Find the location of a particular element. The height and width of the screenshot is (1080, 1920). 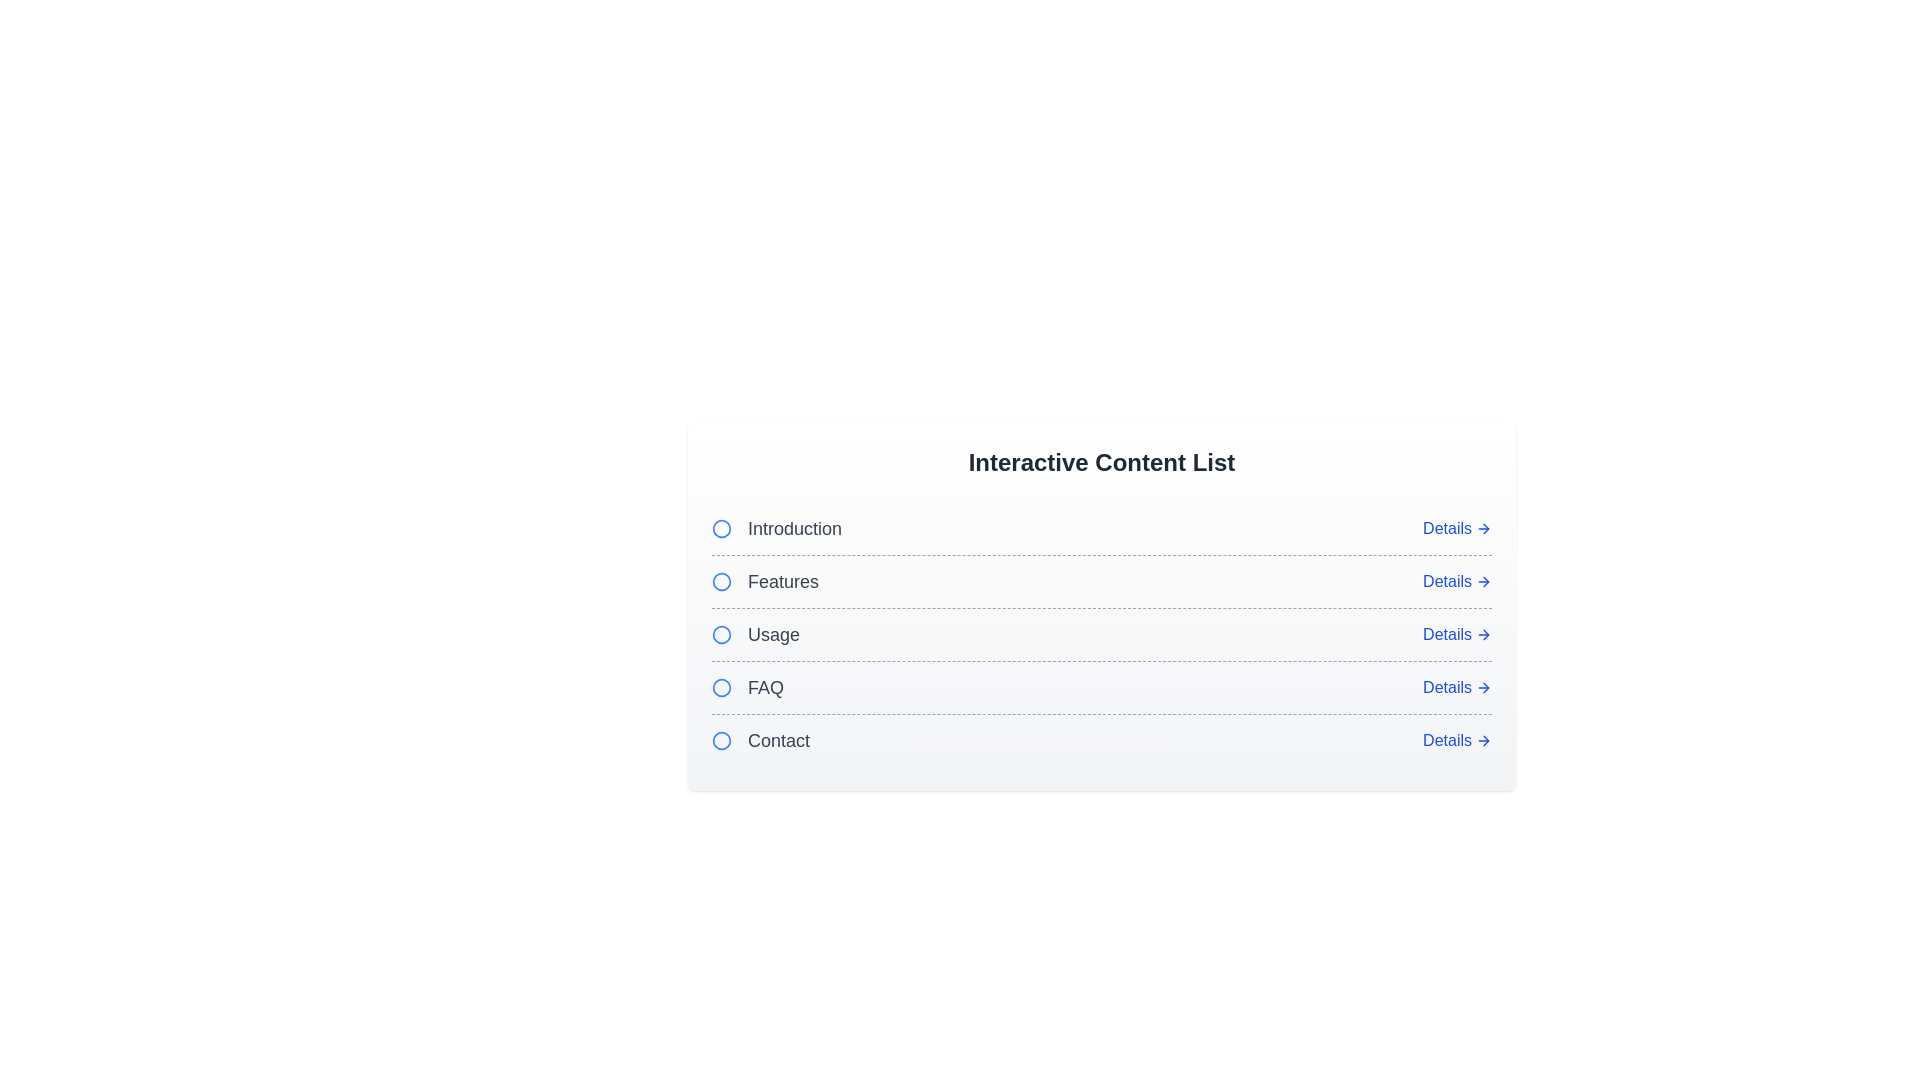

text label that represents the third item in a vertical list, which is positioned next to a blue circle icon is located at coordinates (772, 635).